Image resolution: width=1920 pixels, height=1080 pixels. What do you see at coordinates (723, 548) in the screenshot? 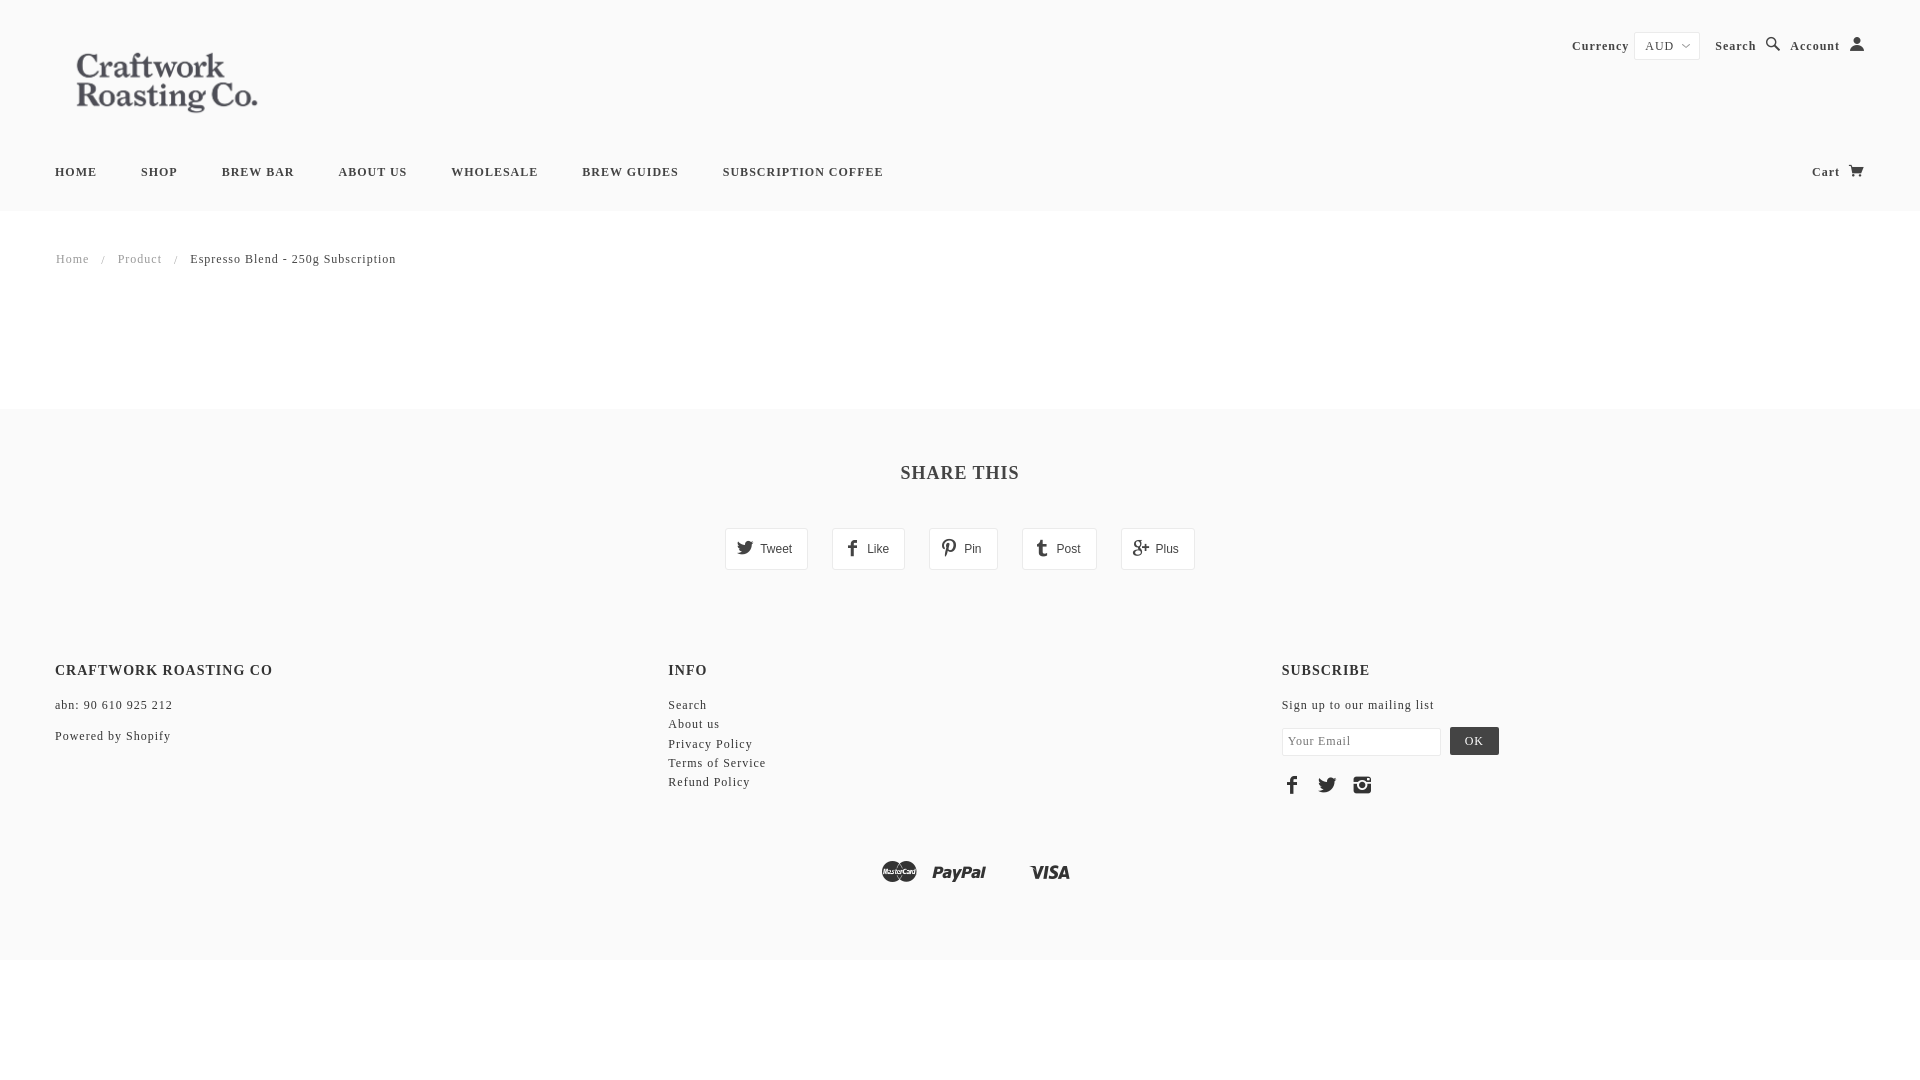
I see `'Tweet'` at bounding box center [723, 548].